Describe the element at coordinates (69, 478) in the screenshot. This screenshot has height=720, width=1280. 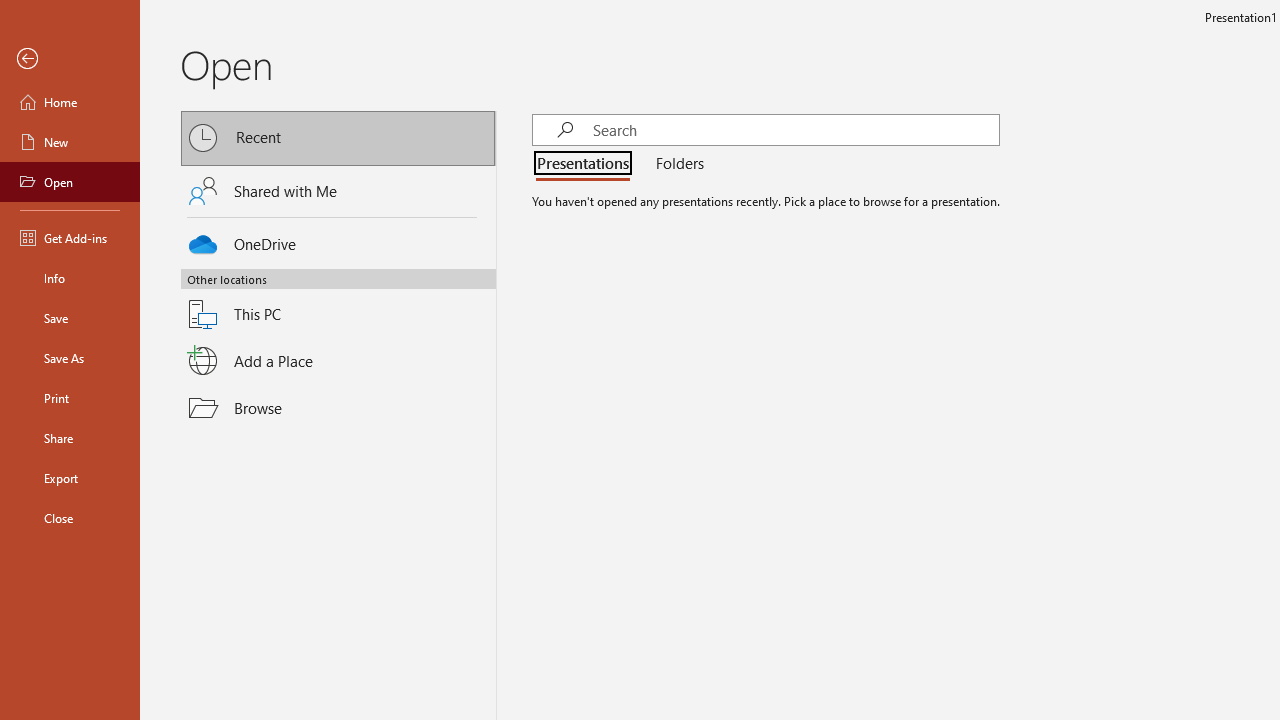
I see `'Export'` at that location.